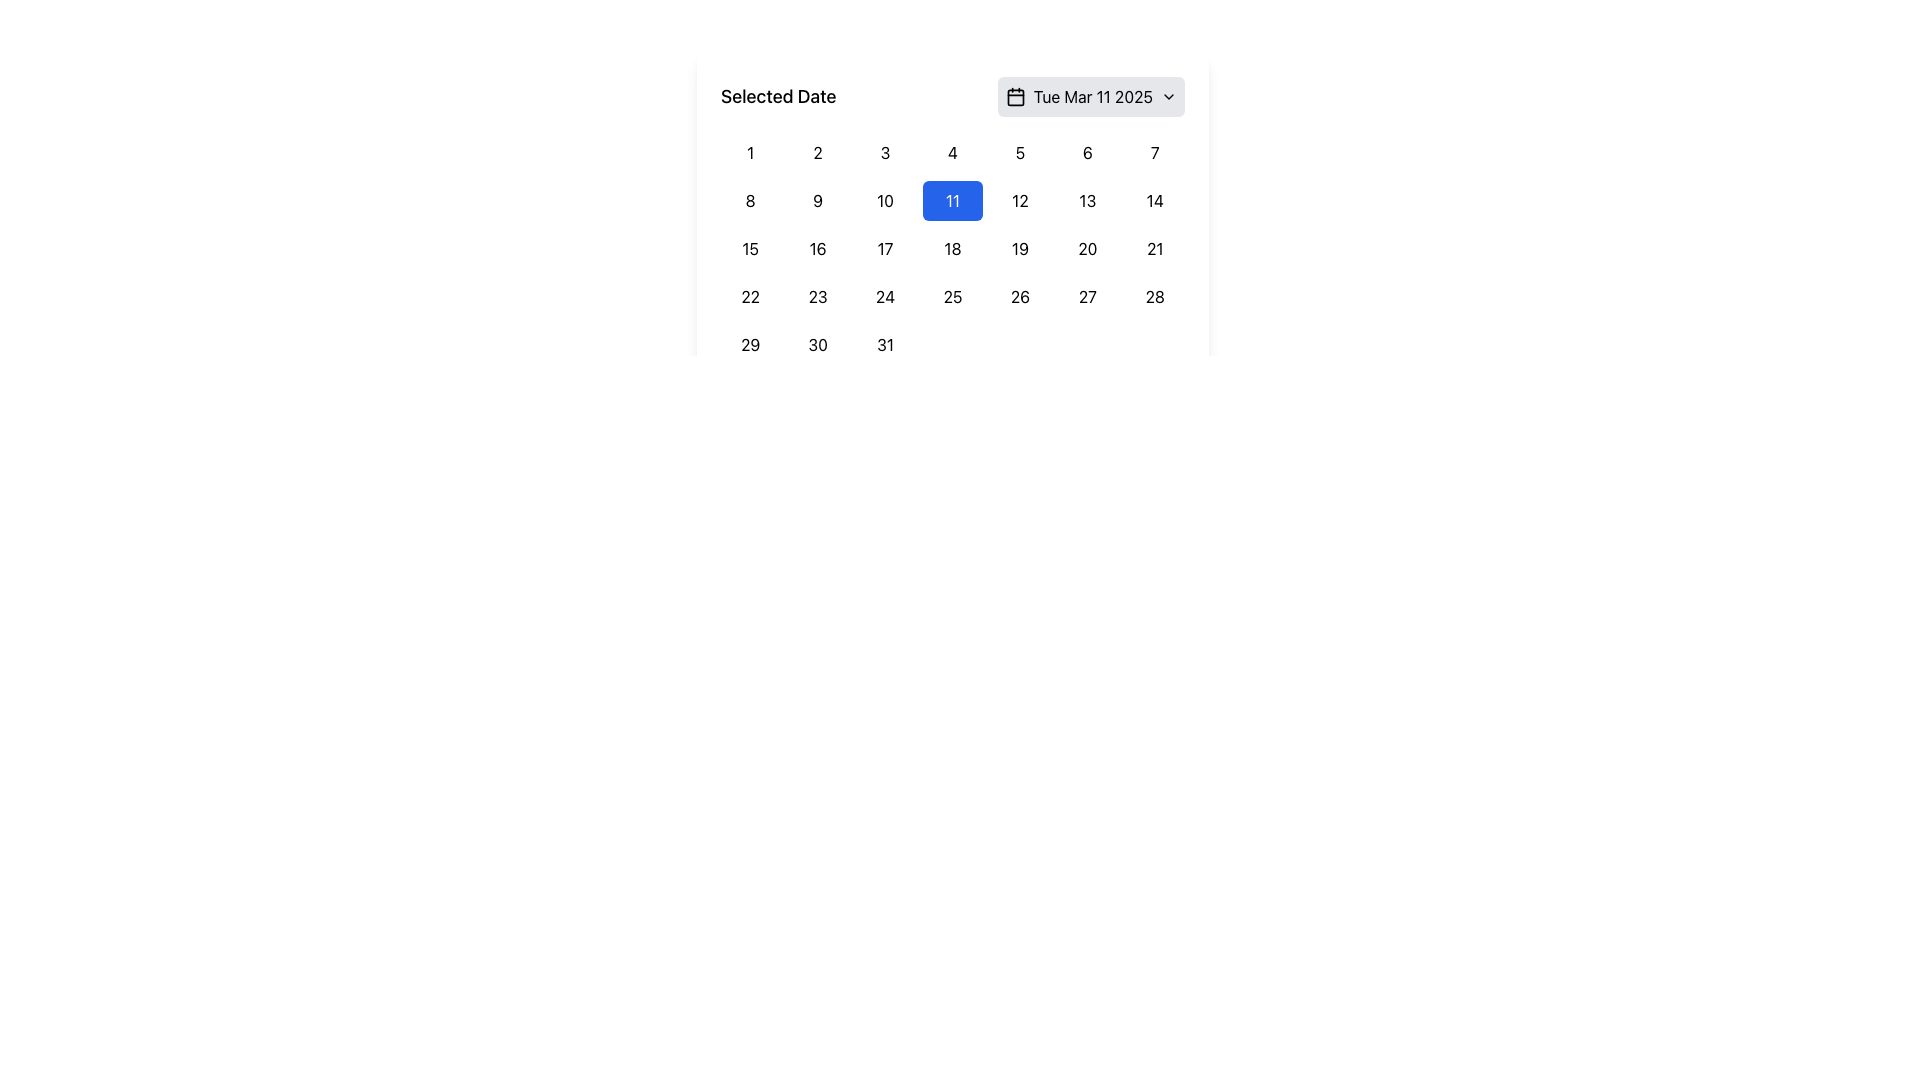 The width and height of the screenshot is (1920, 1080). What do you see at coordinates (952, 220) in the screenshot?
I see `the blue button with the number '11' in white text` at bounding box center [952, 220].